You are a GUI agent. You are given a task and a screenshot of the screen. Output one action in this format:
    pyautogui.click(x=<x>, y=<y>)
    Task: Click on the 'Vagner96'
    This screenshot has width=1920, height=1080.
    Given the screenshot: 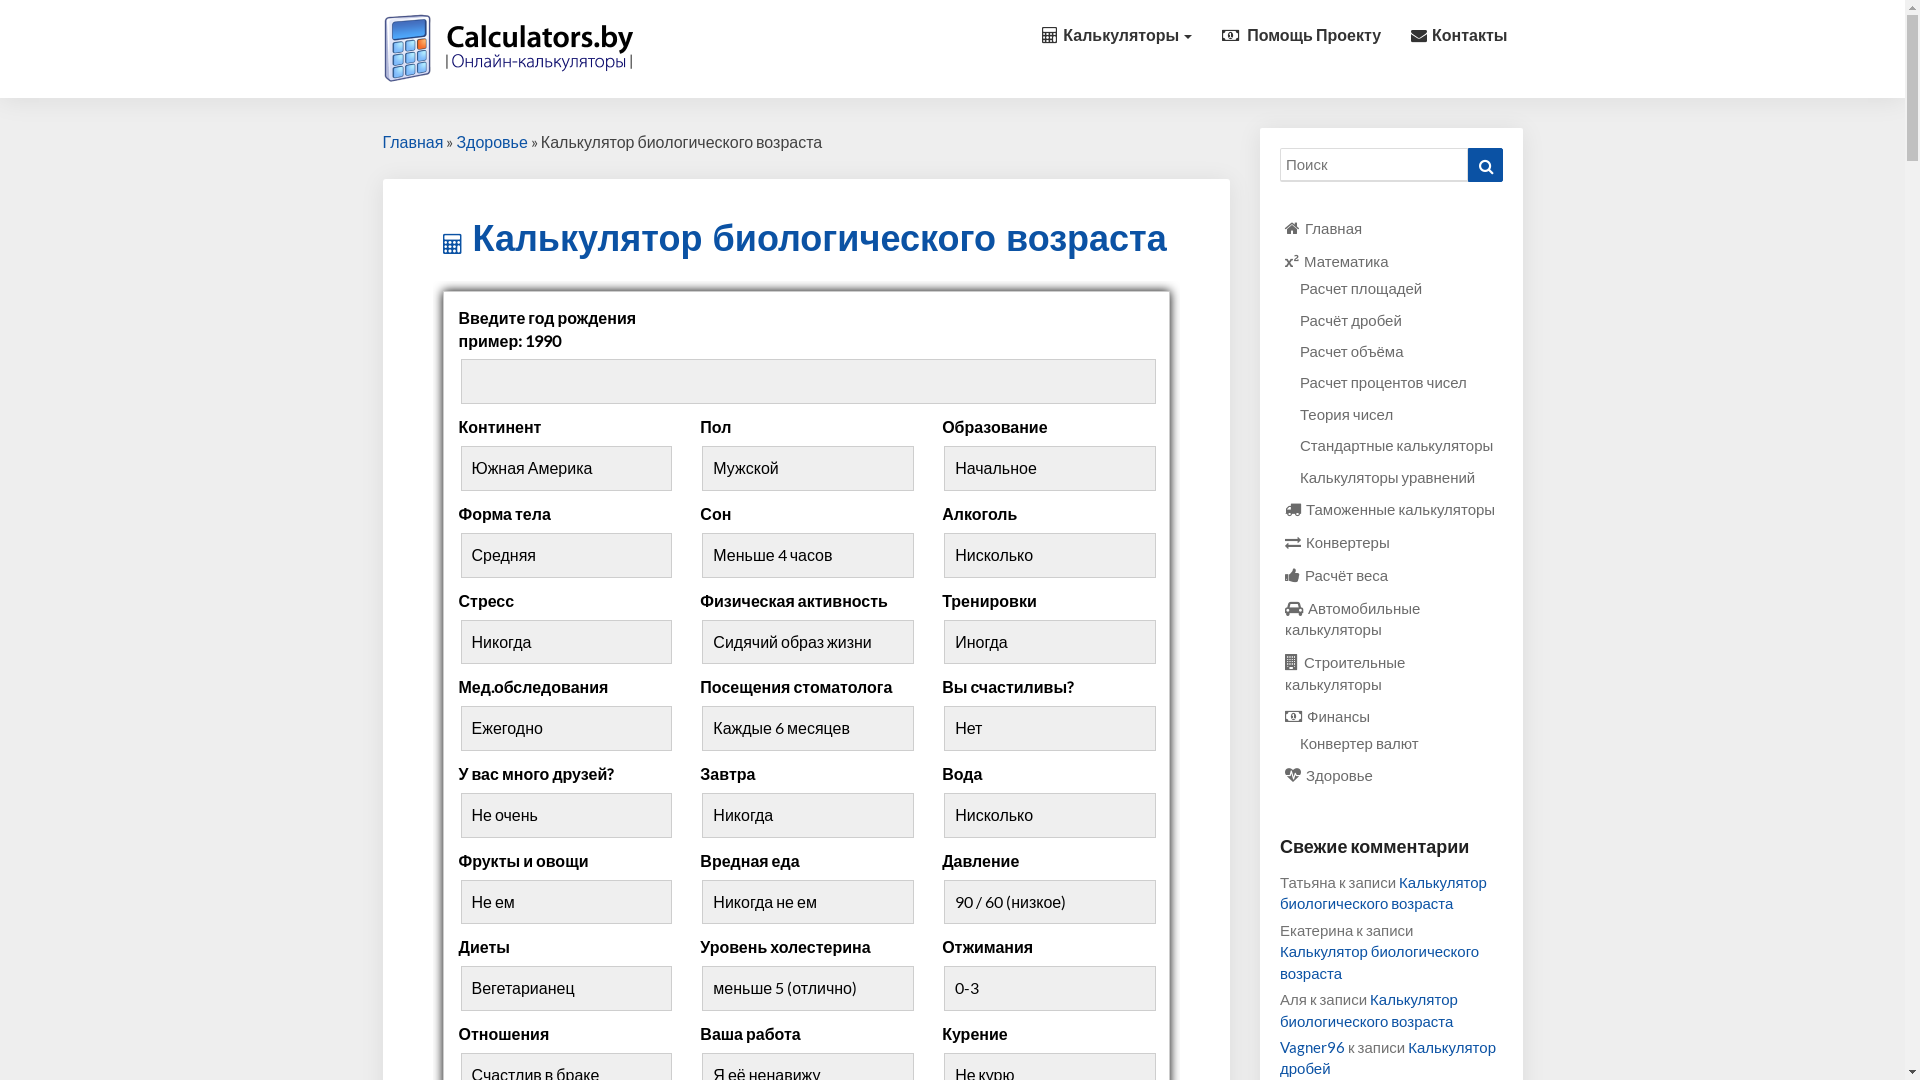 What is the action you would take?
    pyautogui.click(x=1312, y=1045)
    